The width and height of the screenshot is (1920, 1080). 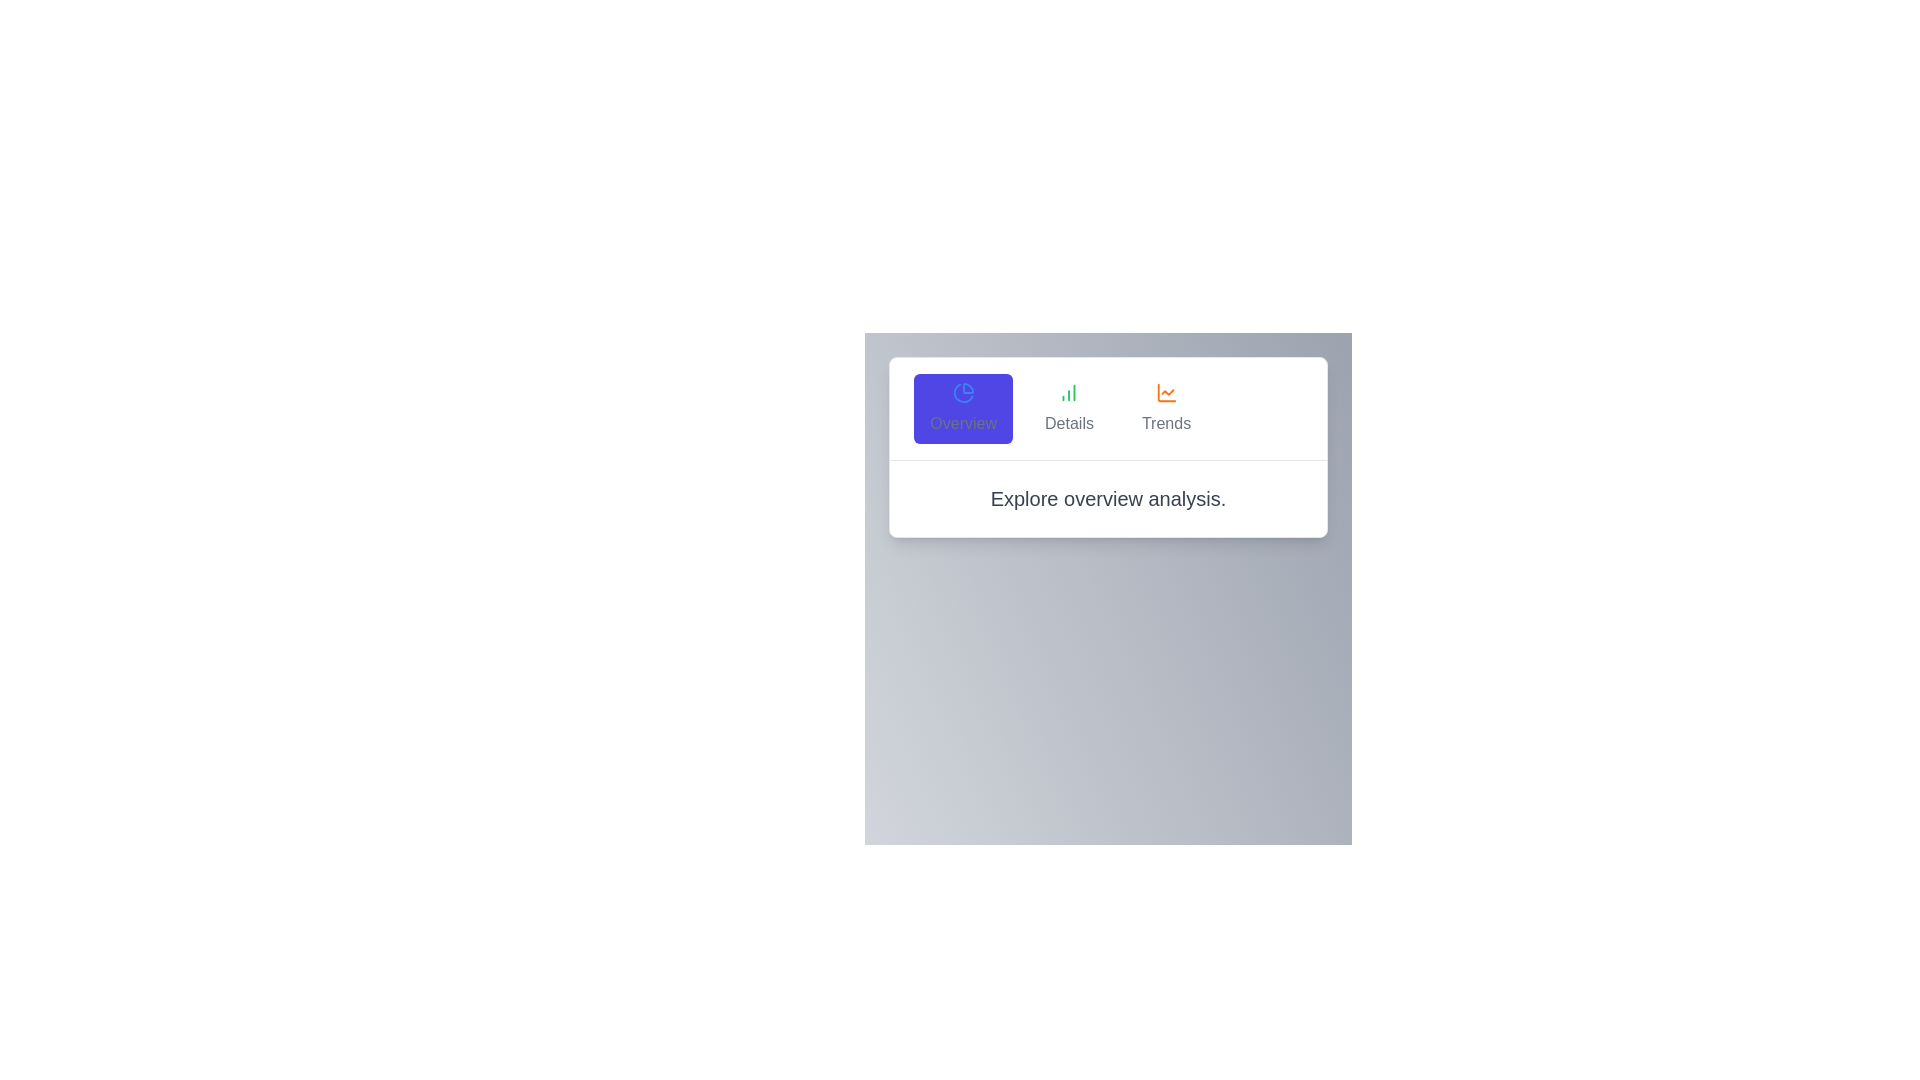 I want to click on the tab labeled Trends, so click(x=1166, y=407).